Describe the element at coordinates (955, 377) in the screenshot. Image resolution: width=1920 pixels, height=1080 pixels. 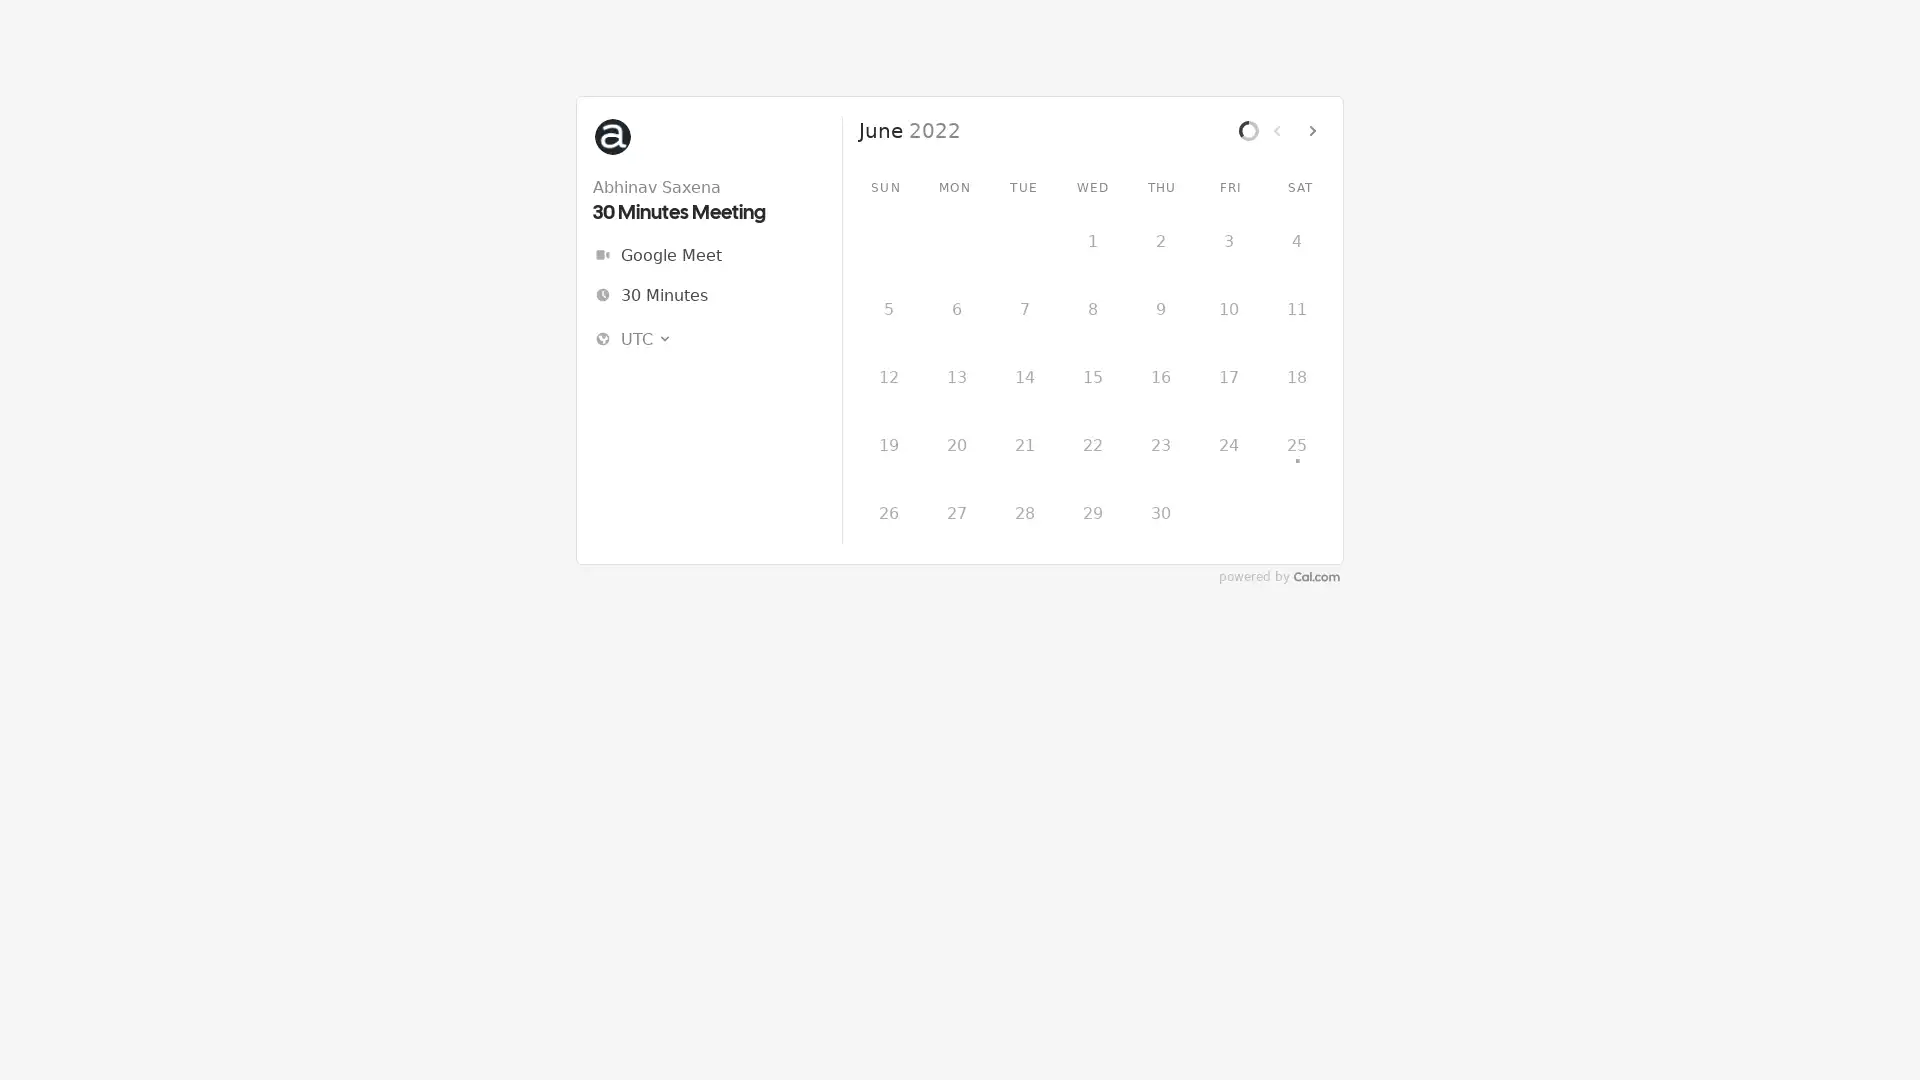
I see `13` at that location.